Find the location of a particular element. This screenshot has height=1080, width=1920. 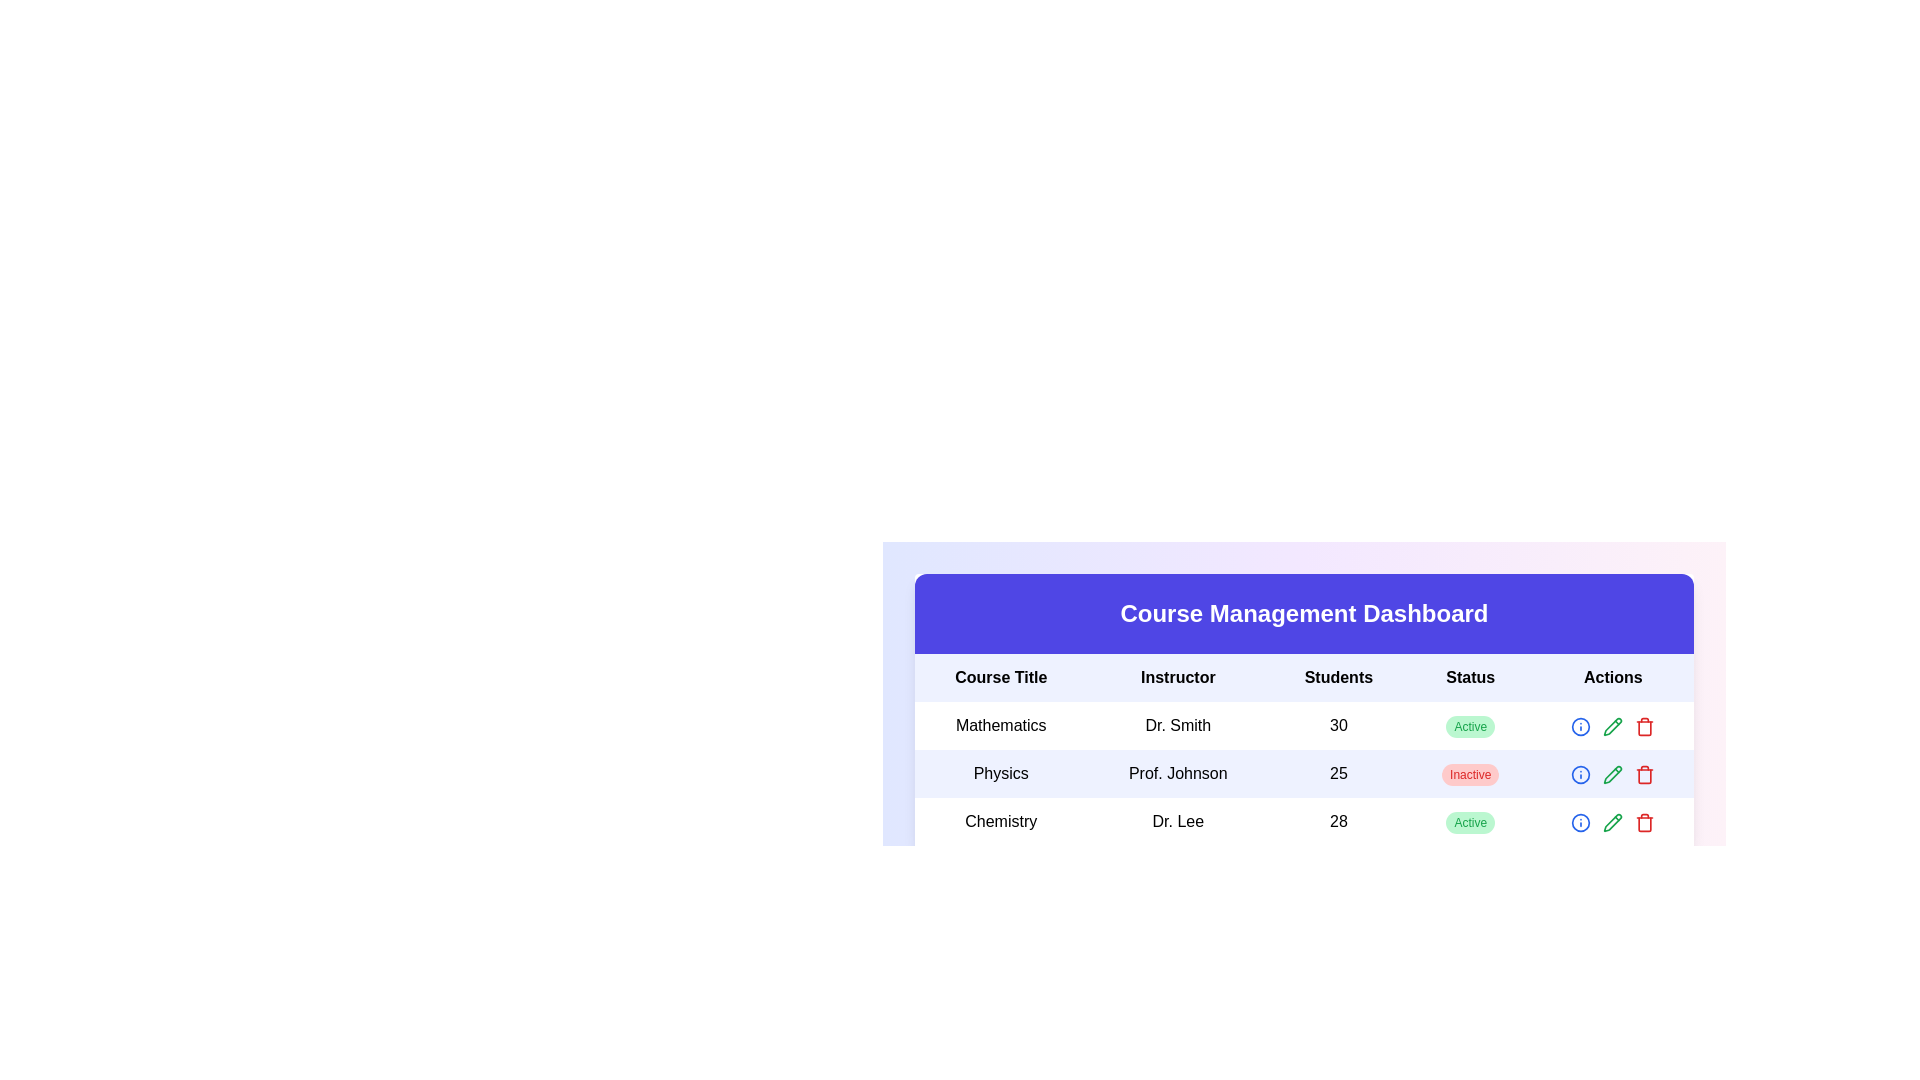

the text label indicating the course name, which is the first cell in a row directly below the 'Course Title' column header and to the left of 'Prof. Johnson' is located at coordinates (1001, 773).